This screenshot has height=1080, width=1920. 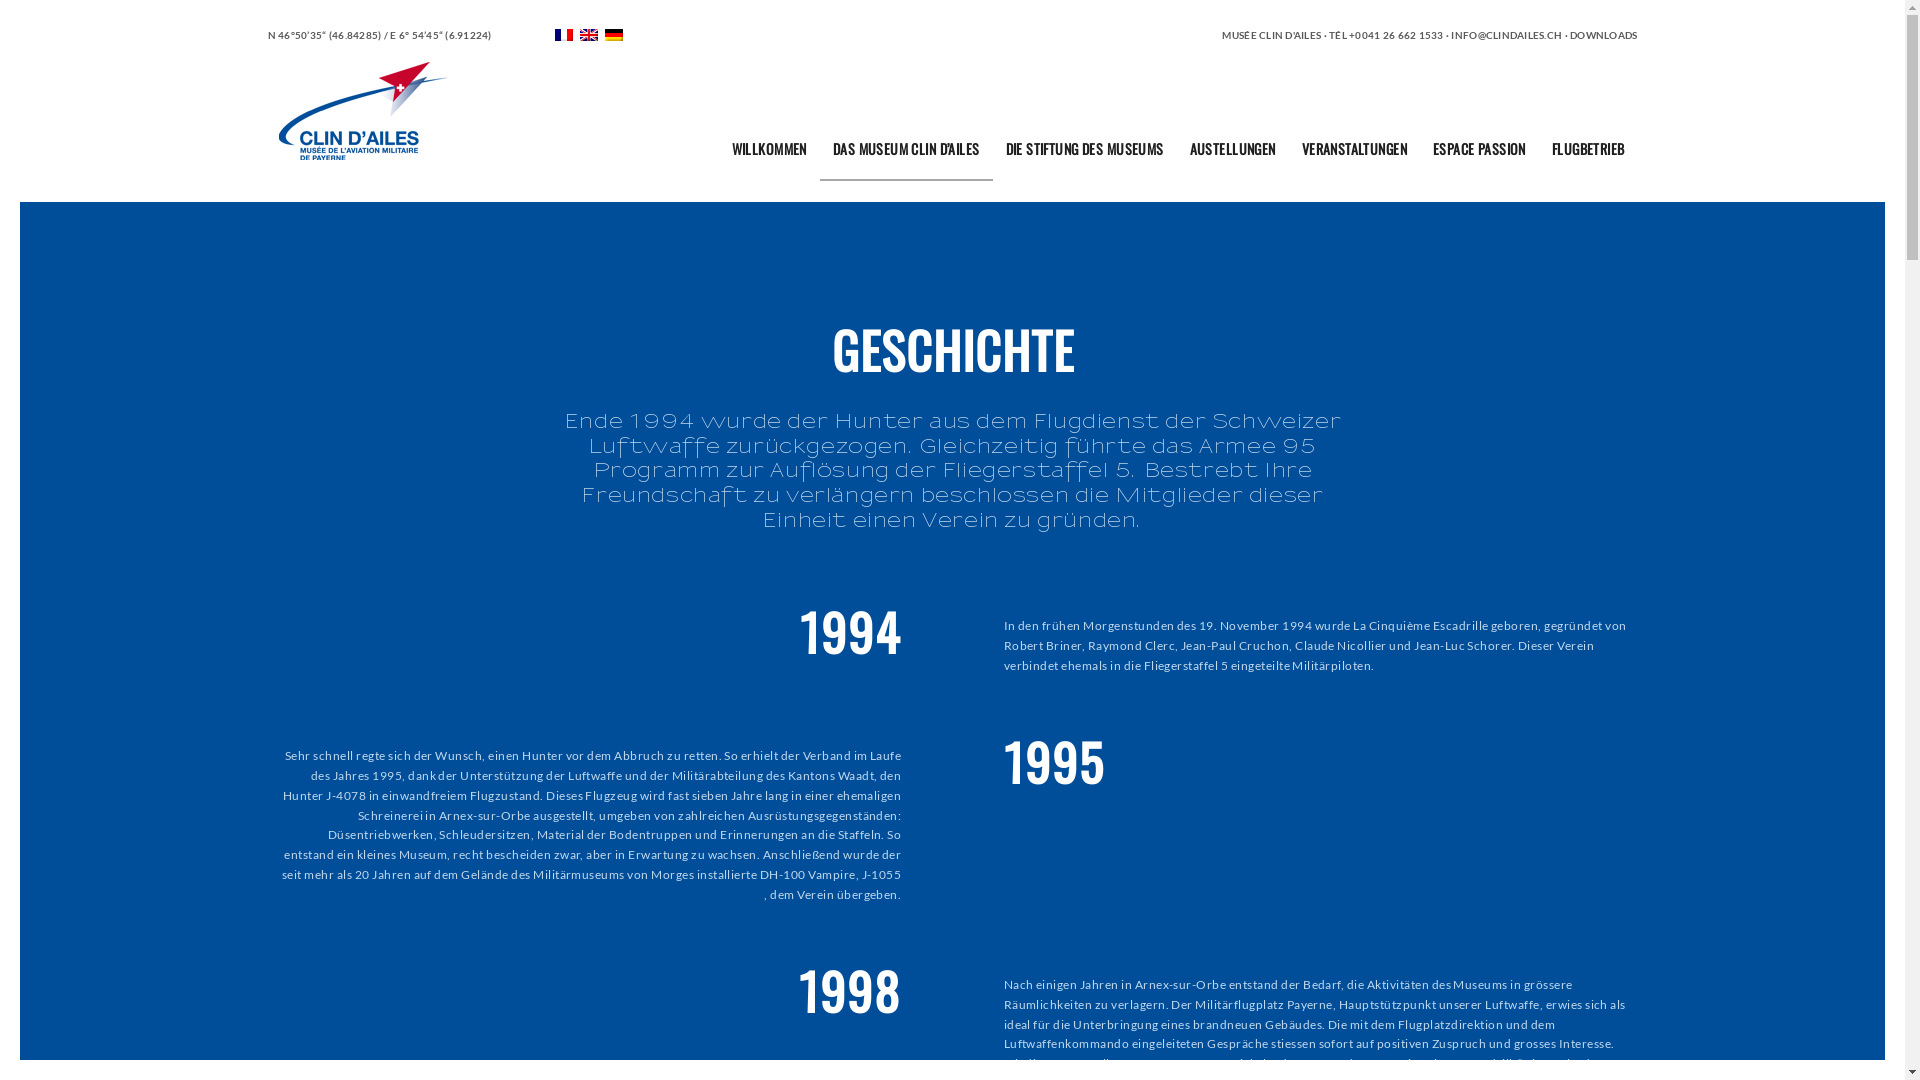 What do you see at coordinates (613, 34) in the screenshot?
I see `'DEUTSCH'` at bounding box center [613, 34].